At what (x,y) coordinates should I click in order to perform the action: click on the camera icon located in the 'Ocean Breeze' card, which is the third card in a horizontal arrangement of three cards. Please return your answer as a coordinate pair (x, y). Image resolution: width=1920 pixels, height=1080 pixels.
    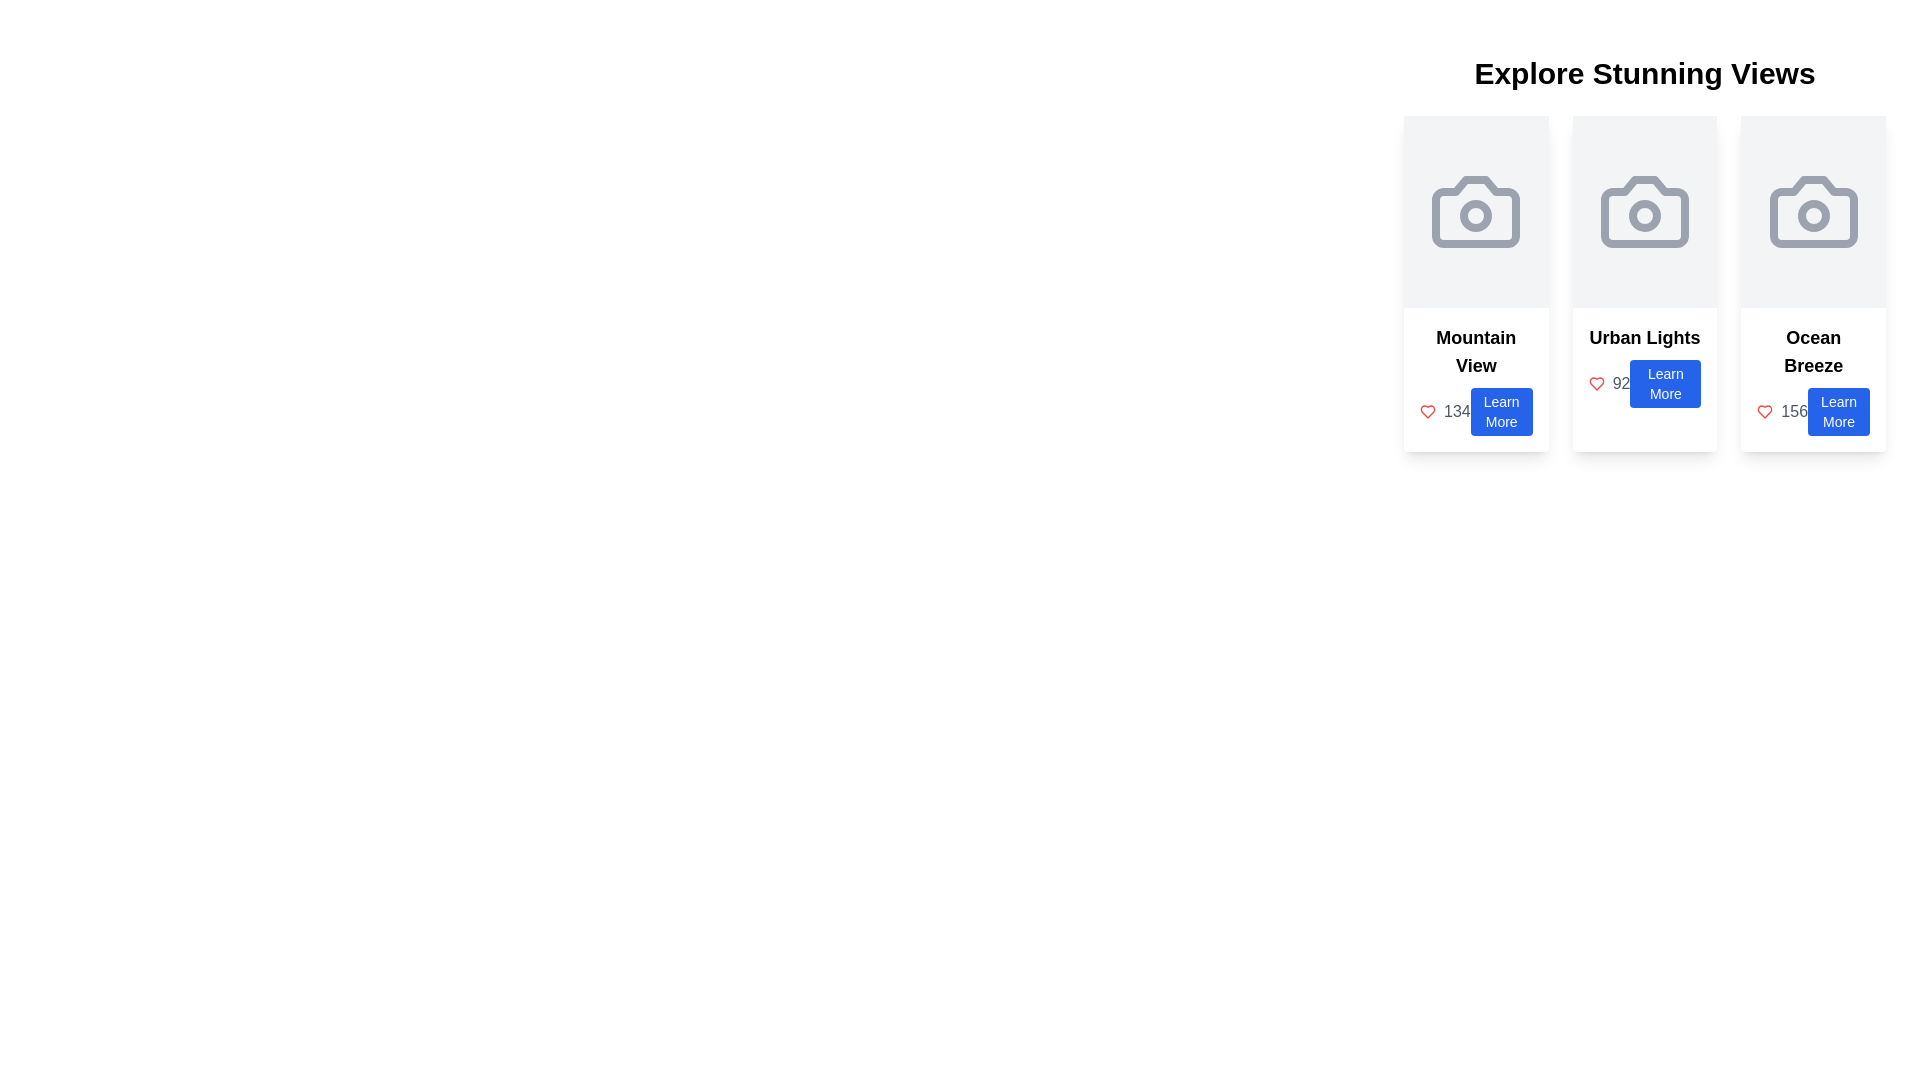
    Looking at the image, I should click on (1813, 212).